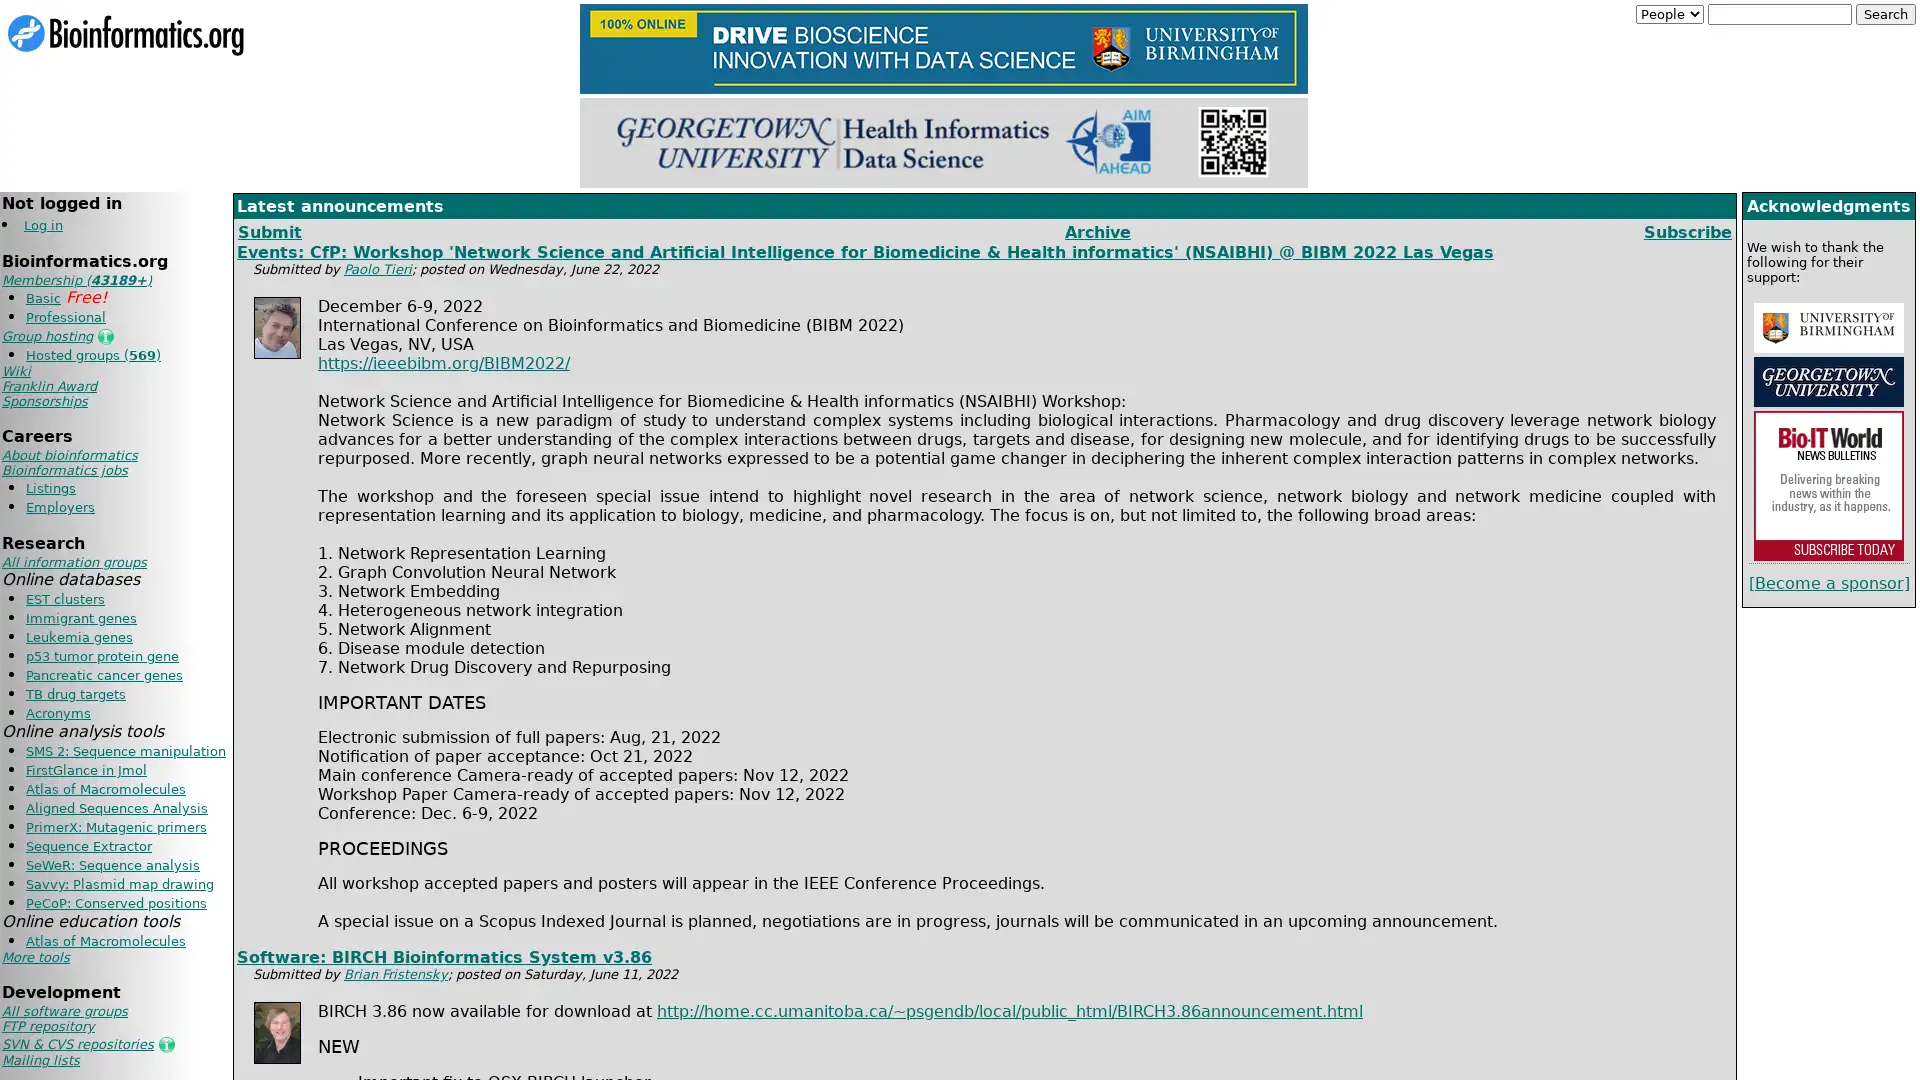 The height and width of the screenshot is (1080, 1920). I want to click on Search, so click(1885, 14).